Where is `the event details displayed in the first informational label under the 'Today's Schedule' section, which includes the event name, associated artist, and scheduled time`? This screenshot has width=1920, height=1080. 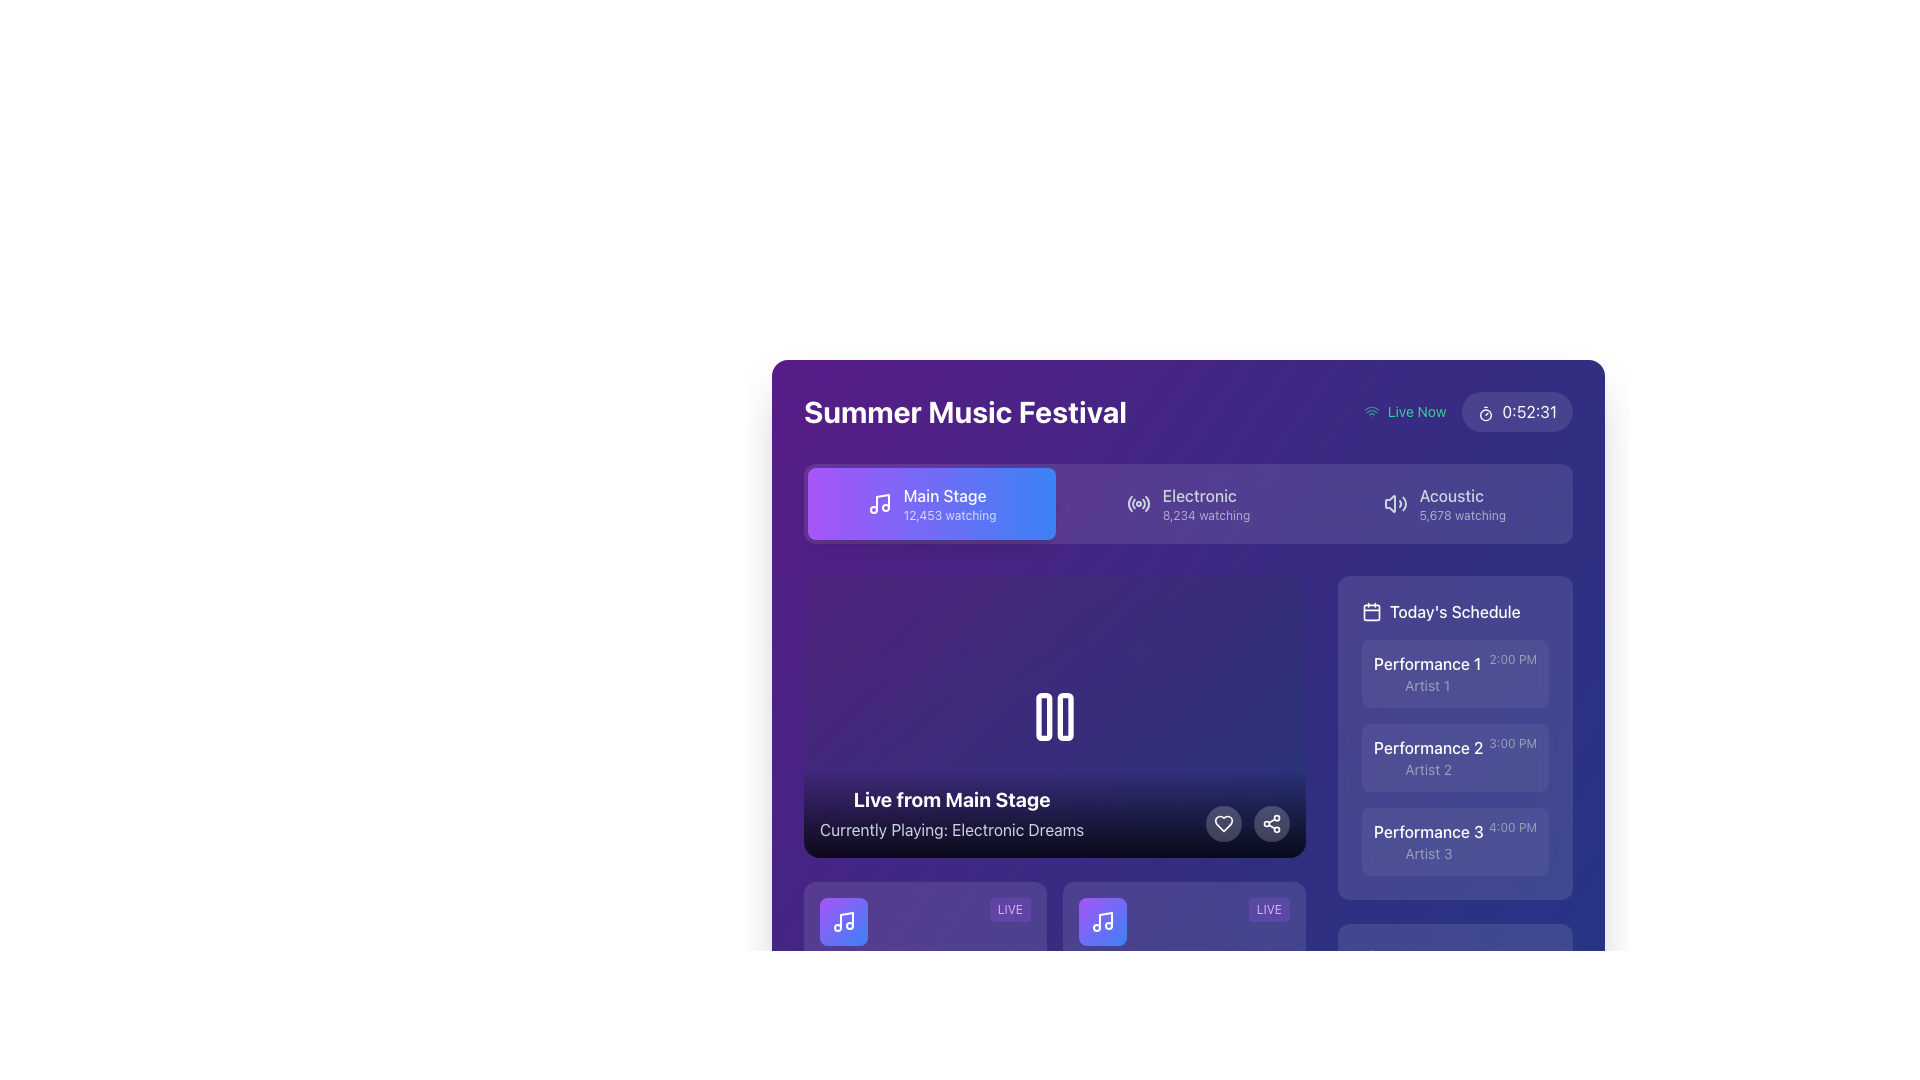
the event details displayed in the first informational label under the 'Today's Schedule' section, which includes the event name, associated artist, and scheduled time is located at coordinates (1455, 674).